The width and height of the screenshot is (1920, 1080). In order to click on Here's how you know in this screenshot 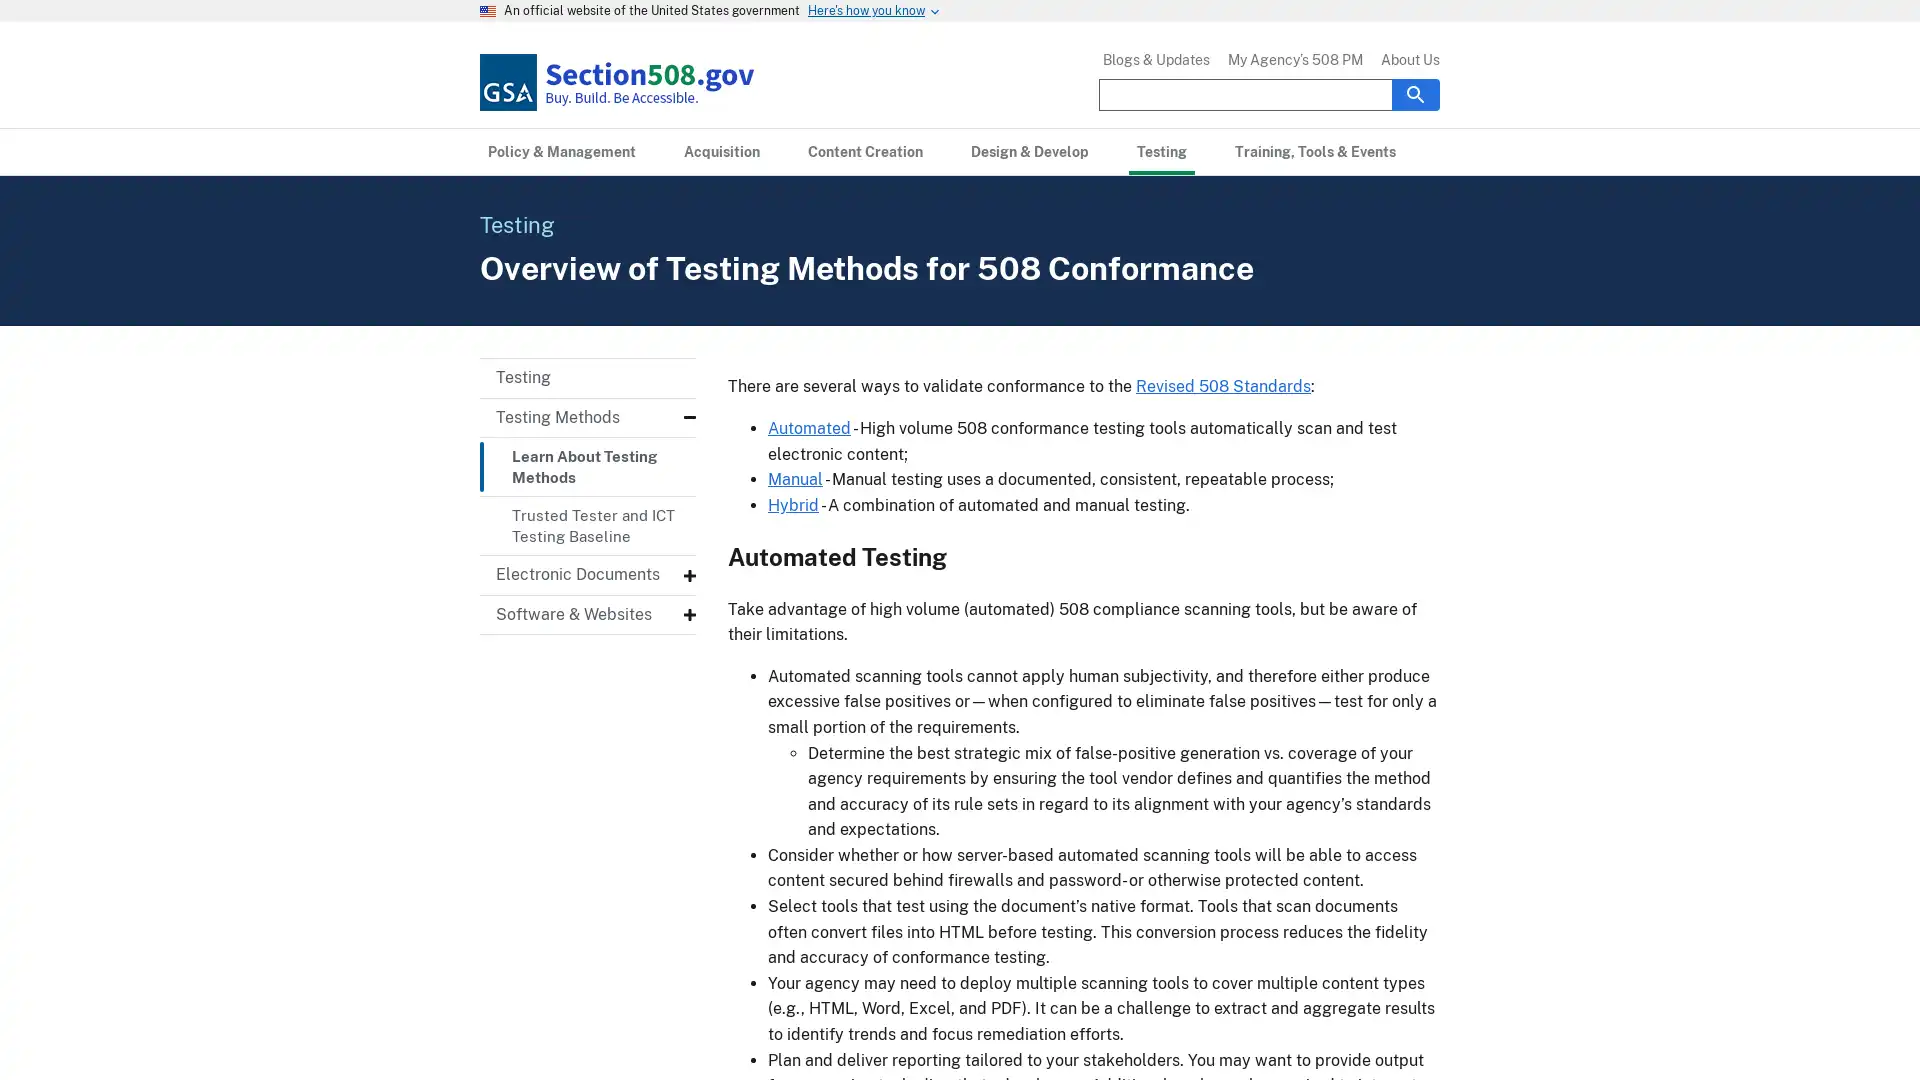, I will do `click(866, 11)`.